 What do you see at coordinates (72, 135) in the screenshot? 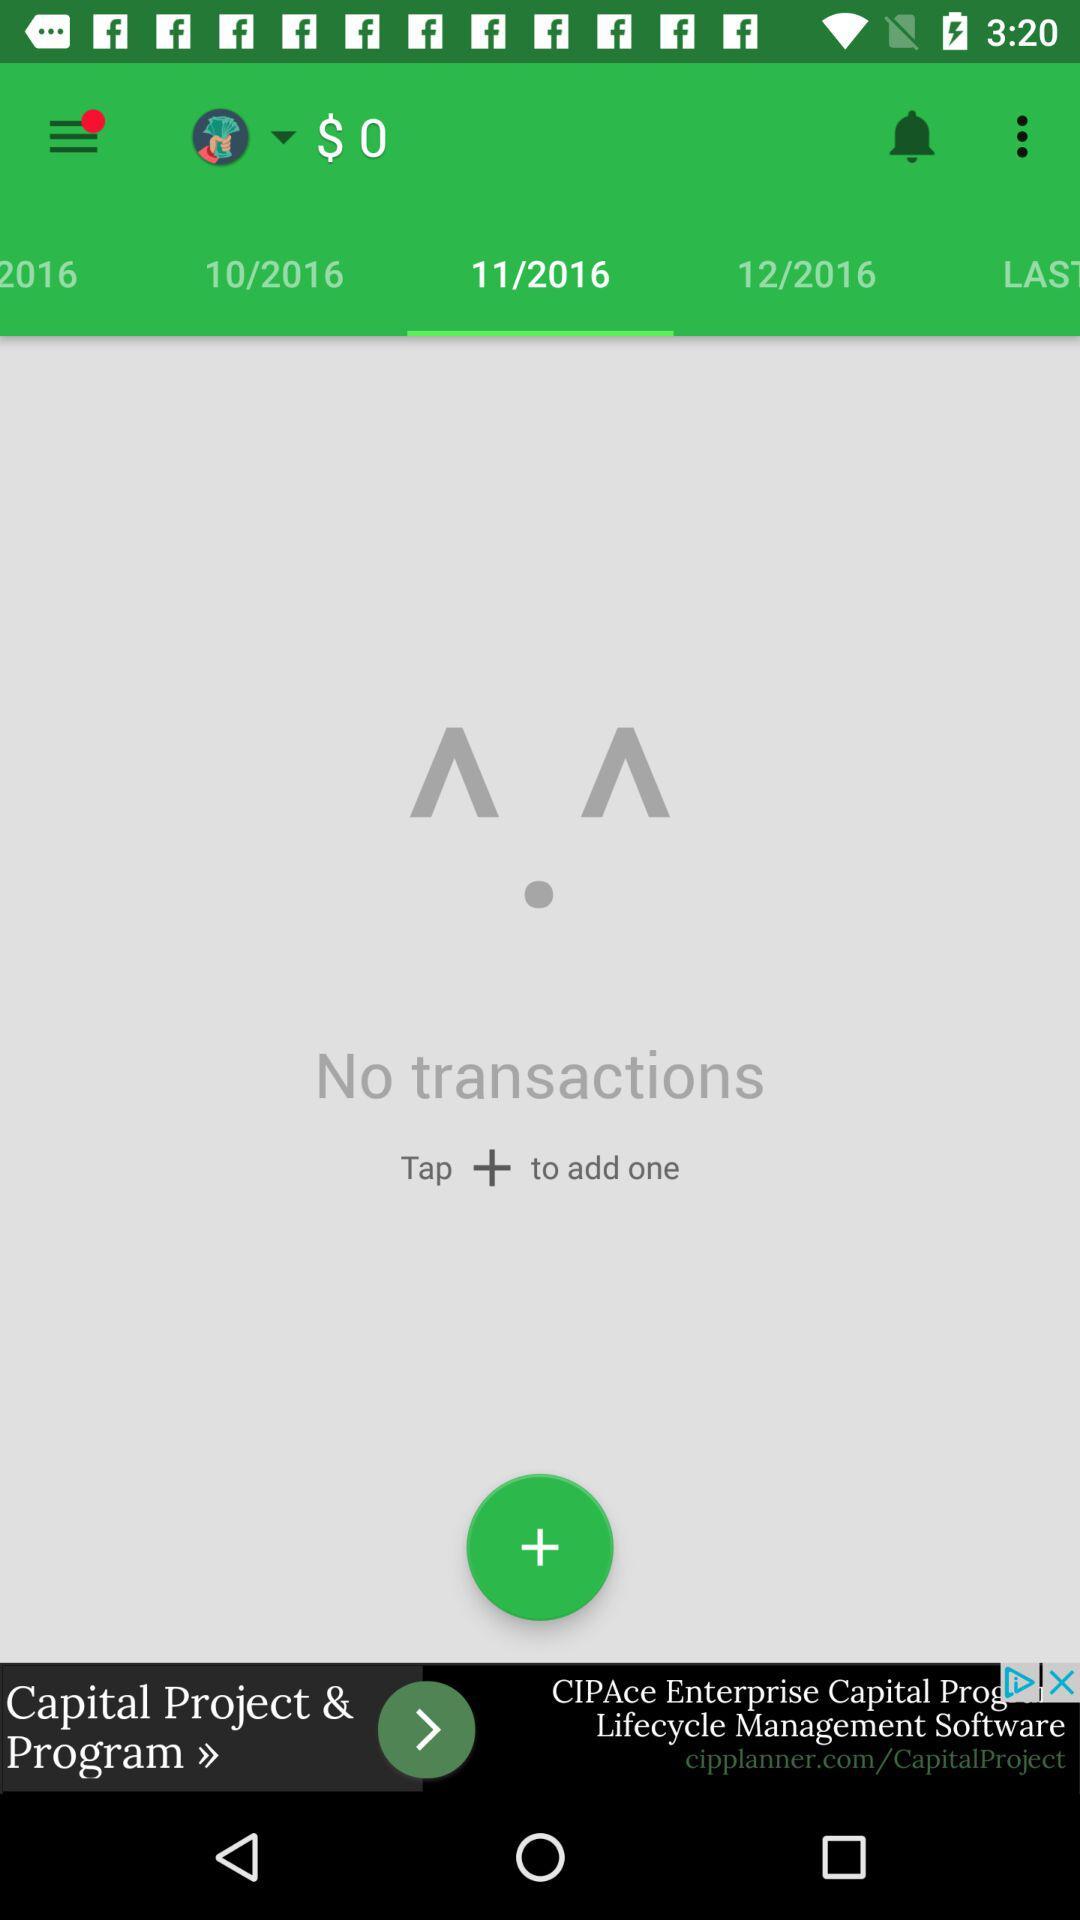
I see `open menu` at bounding box center [72, 135].